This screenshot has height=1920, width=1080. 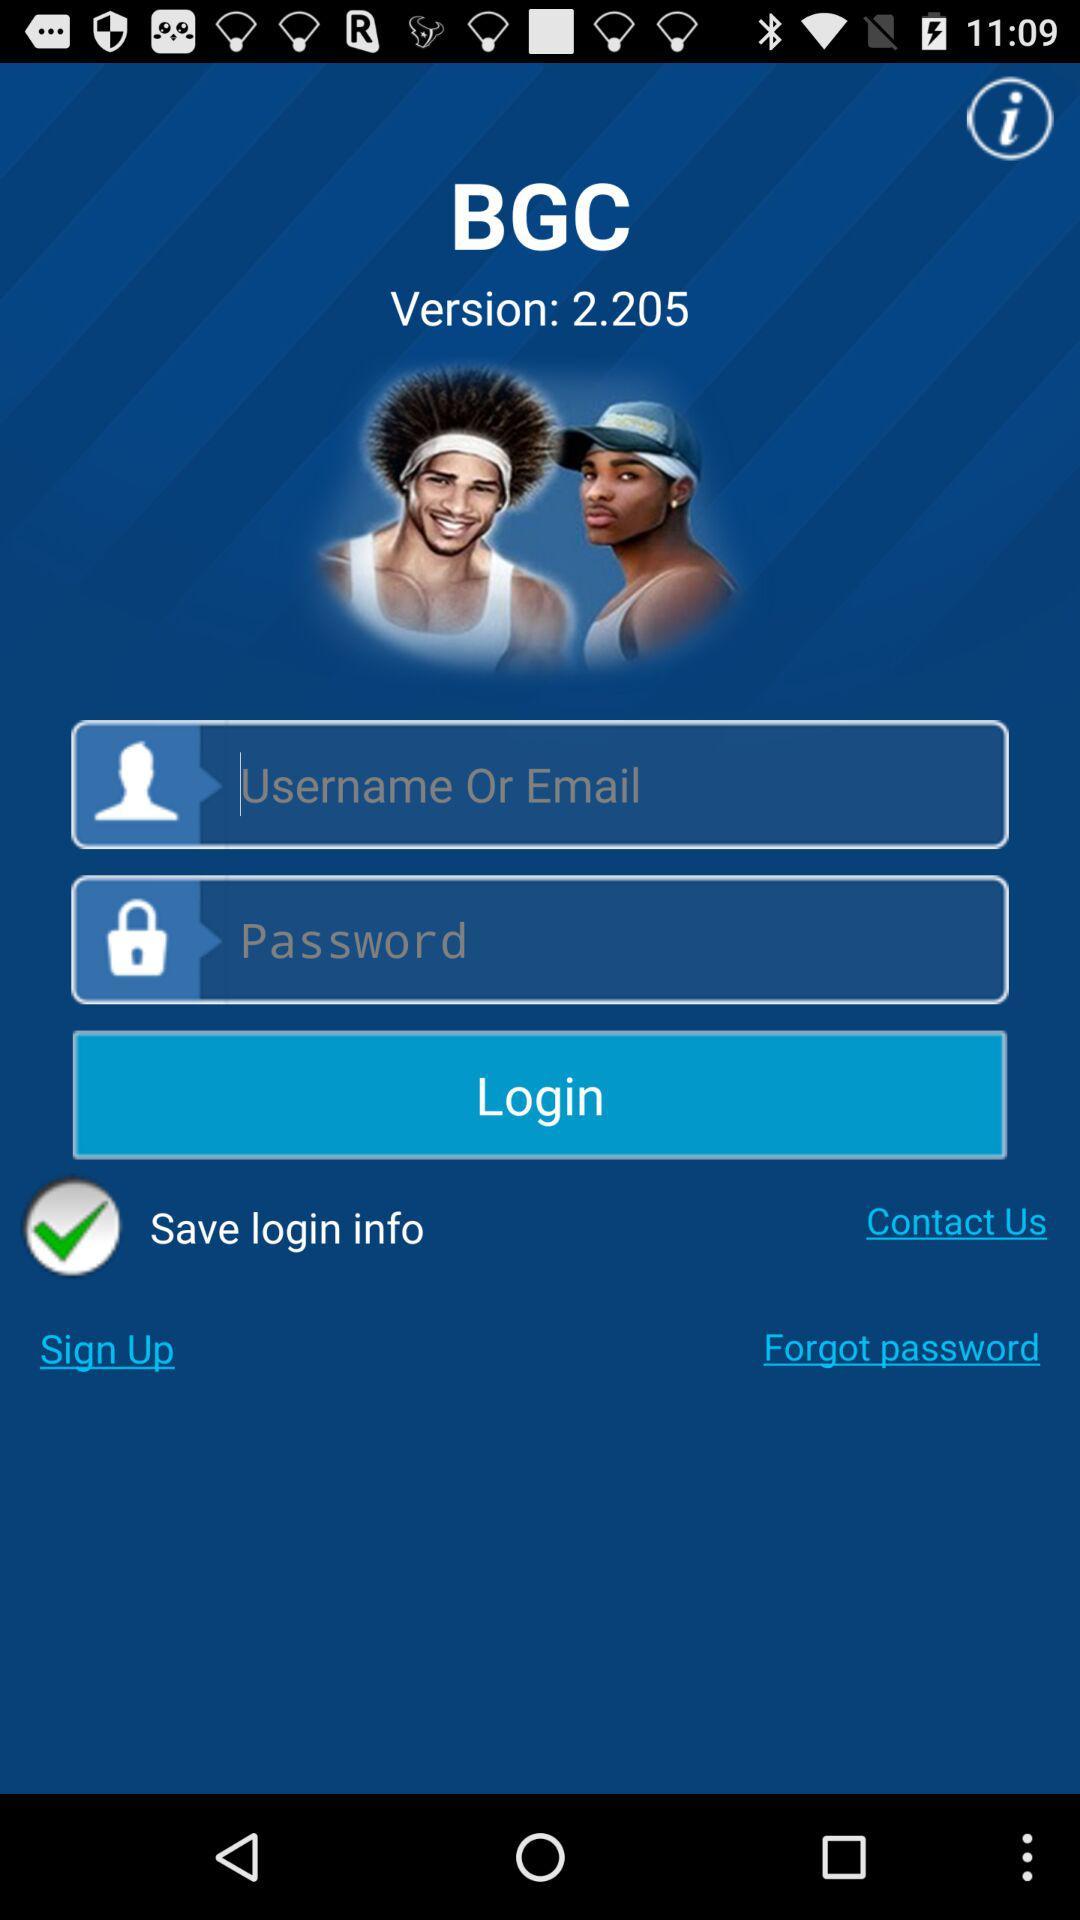 What do you see at coordinates (222, 1226) in the screenshot?
I see `the icon below login` at bounding box center [222, 1226].